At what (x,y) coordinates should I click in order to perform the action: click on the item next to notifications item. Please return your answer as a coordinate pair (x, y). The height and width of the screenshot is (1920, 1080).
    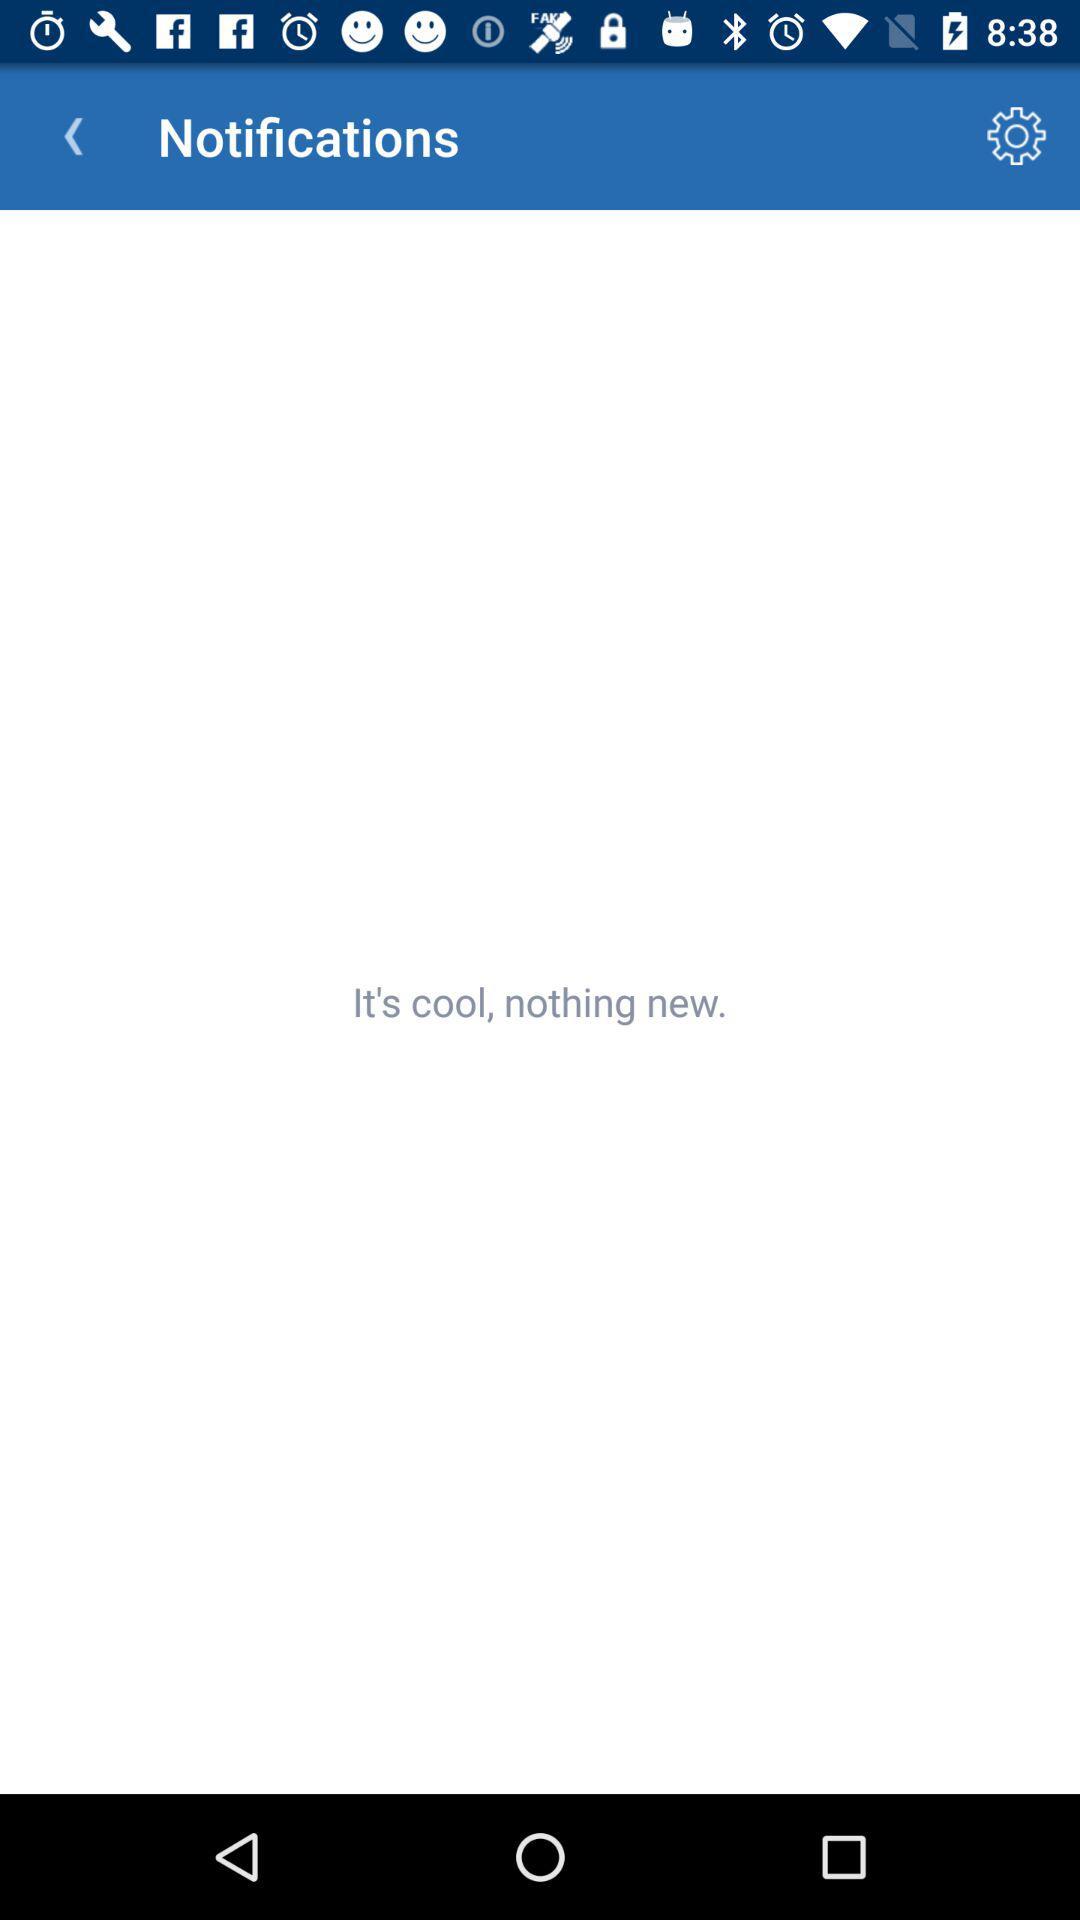
    Looking at the image, I should click on (72, 135).